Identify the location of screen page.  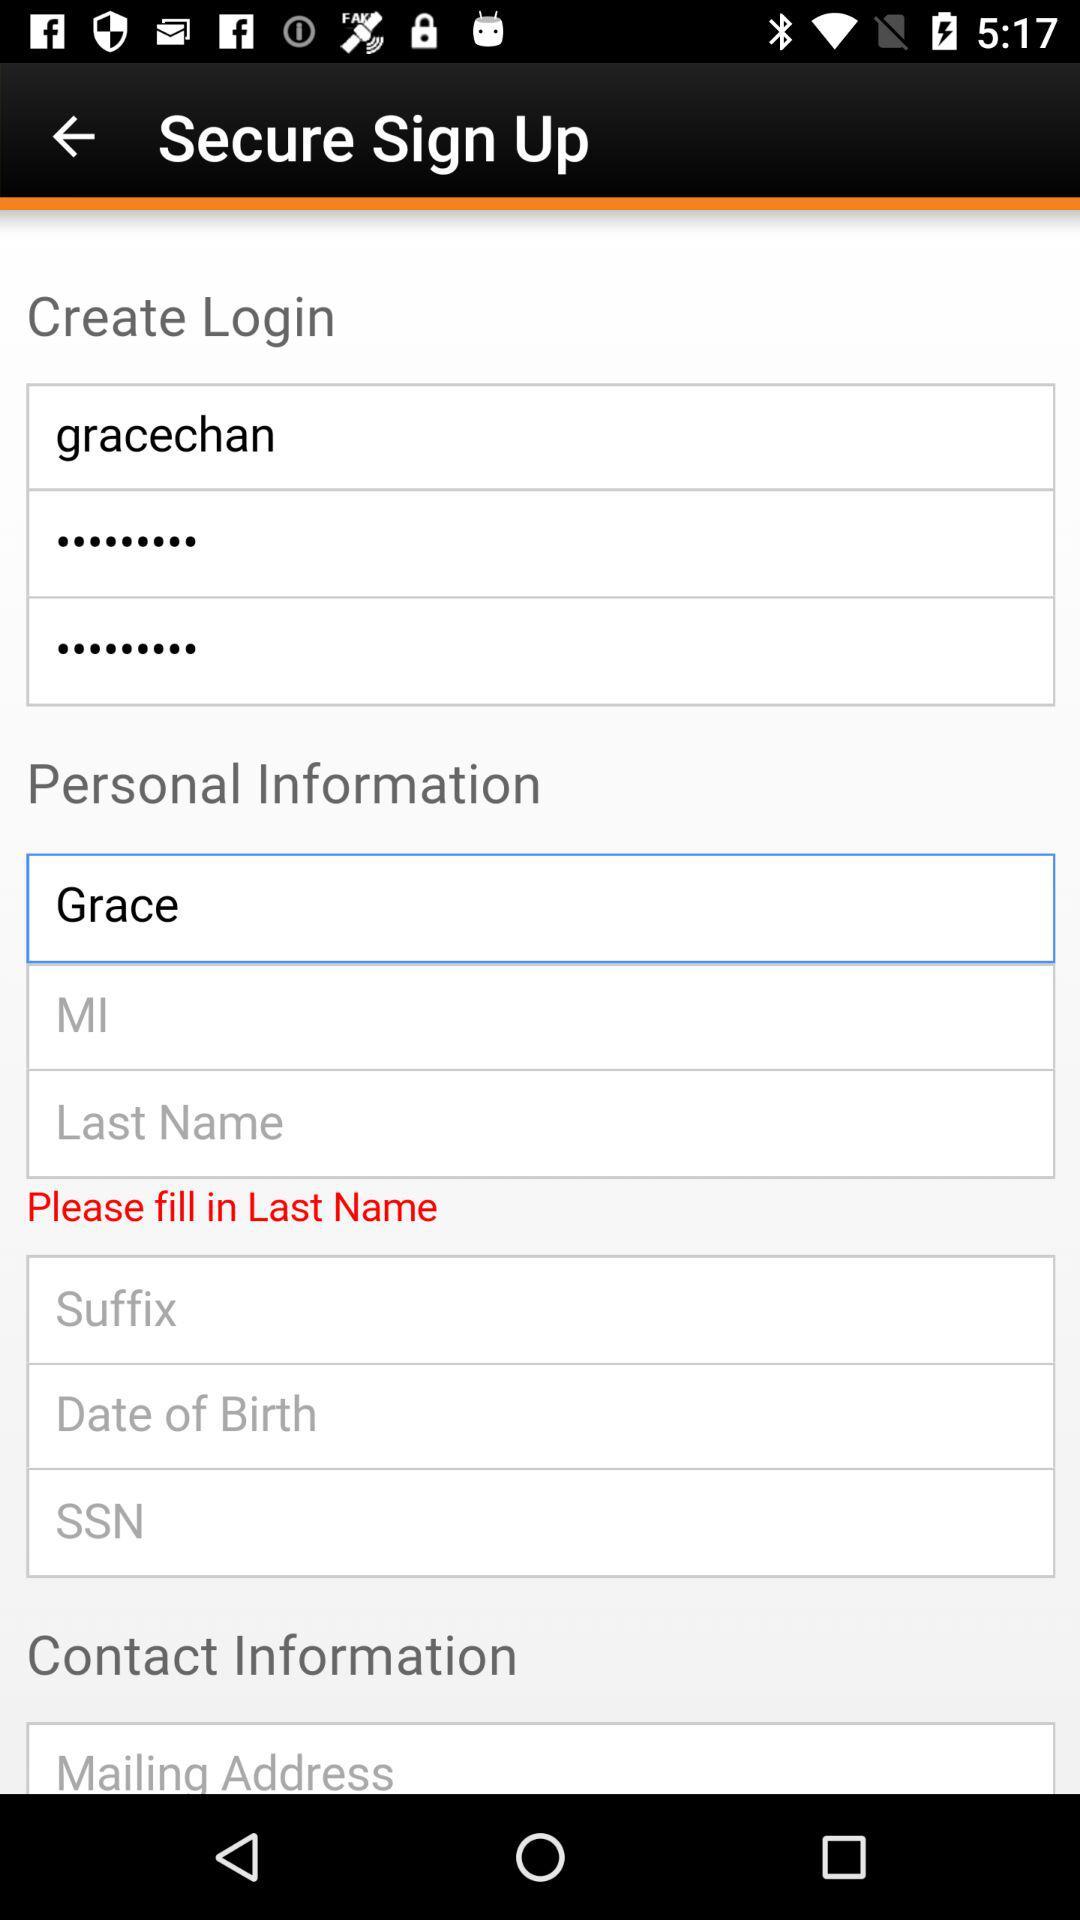
(540, 1002).